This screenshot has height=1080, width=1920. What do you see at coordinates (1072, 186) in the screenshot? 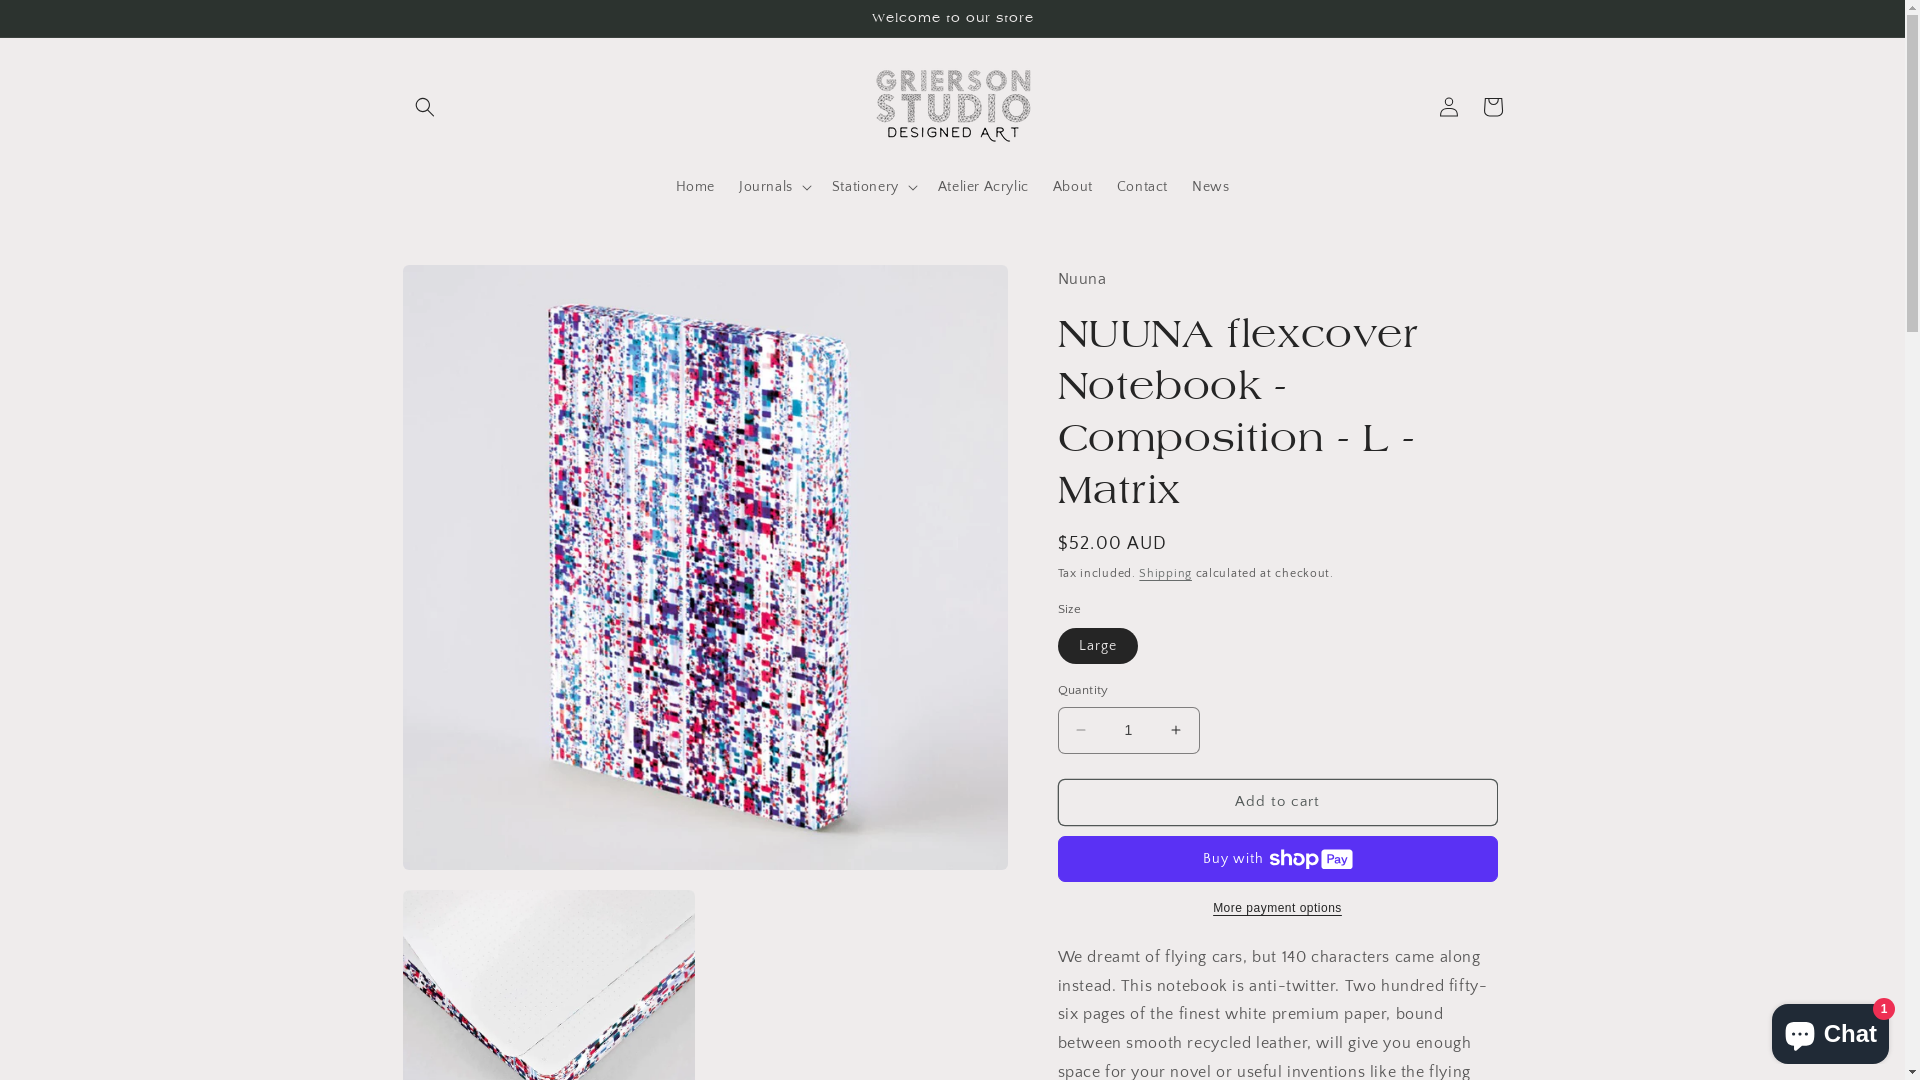
I see `'About'` at bounding box center [1072, 186].